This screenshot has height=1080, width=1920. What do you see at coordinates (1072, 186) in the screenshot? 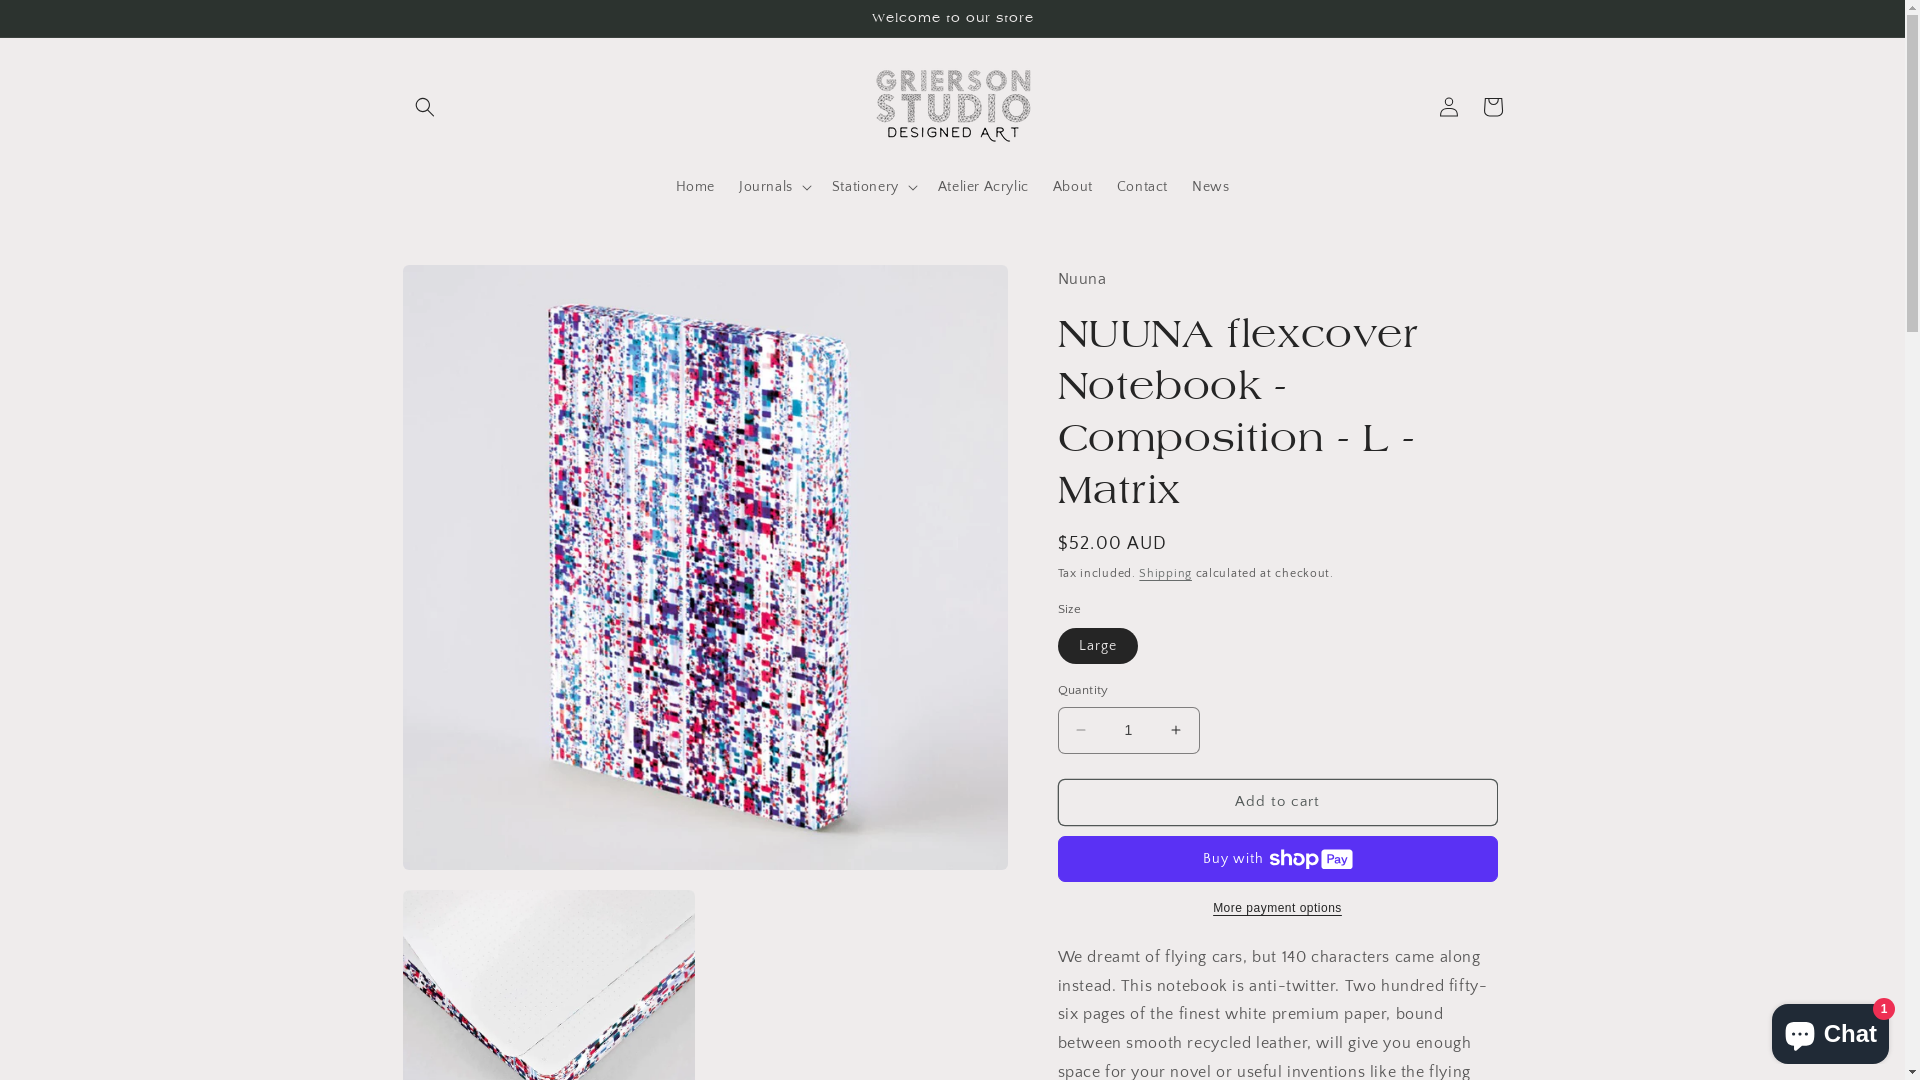
I see `'About'` at bounding box center [1072, 186].